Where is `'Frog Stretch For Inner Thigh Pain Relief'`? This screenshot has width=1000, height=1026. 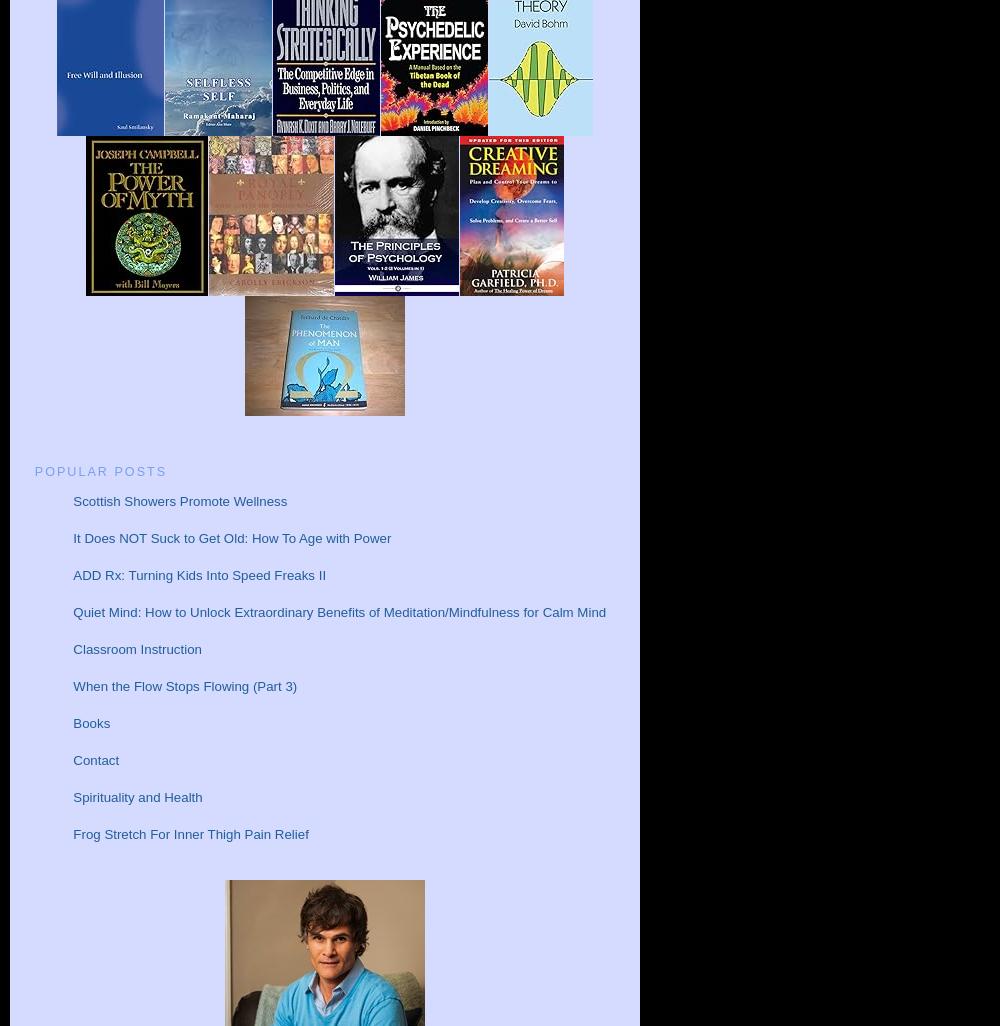 'Frog Stretch For Inner Thigh Pain Relief' is located at coordinates (72, 833).